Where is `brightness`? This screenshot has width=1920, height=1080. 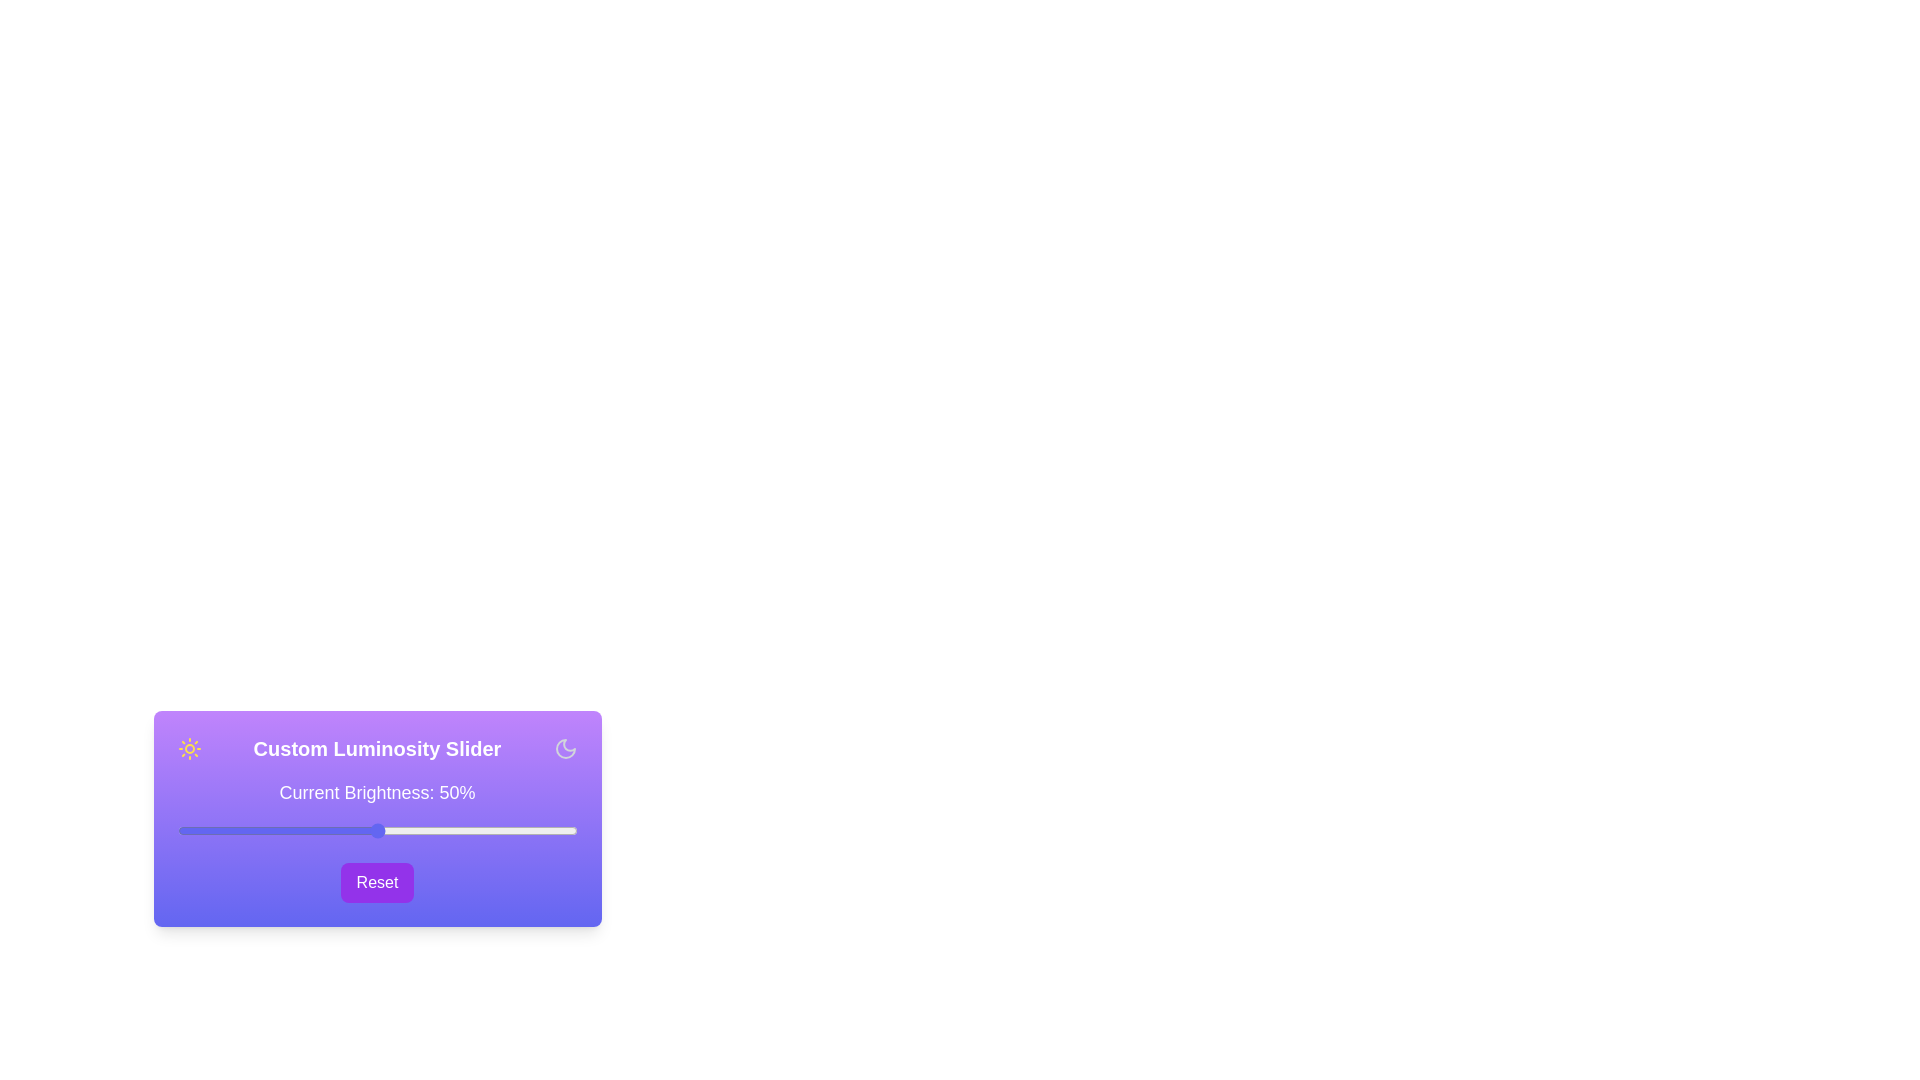 brightness is located at coordinates (485, 830).